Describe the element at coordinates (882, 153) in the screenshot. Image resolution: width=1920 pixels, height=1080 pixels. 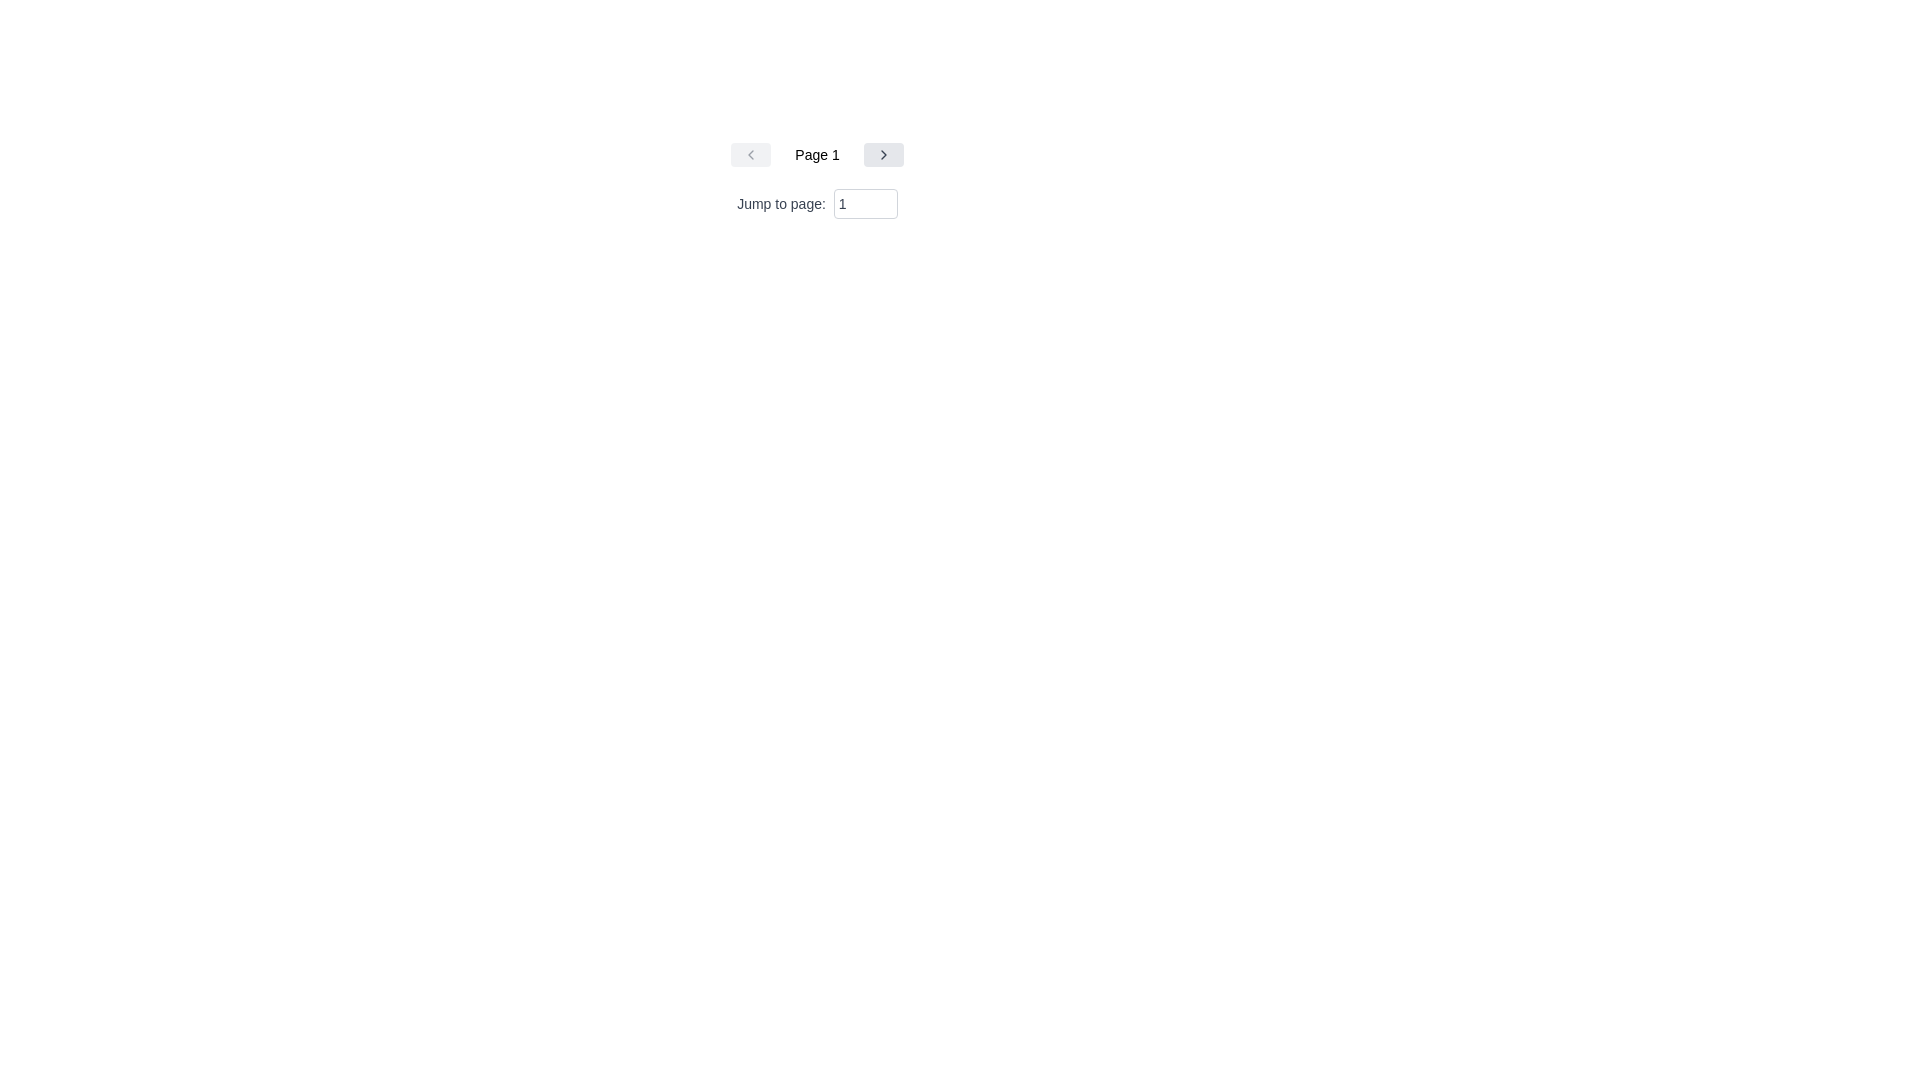
I see `the small rectangular button with rounded corners, light gray background, and dark gray border, which contains a right-facing arrow icon` at that location.